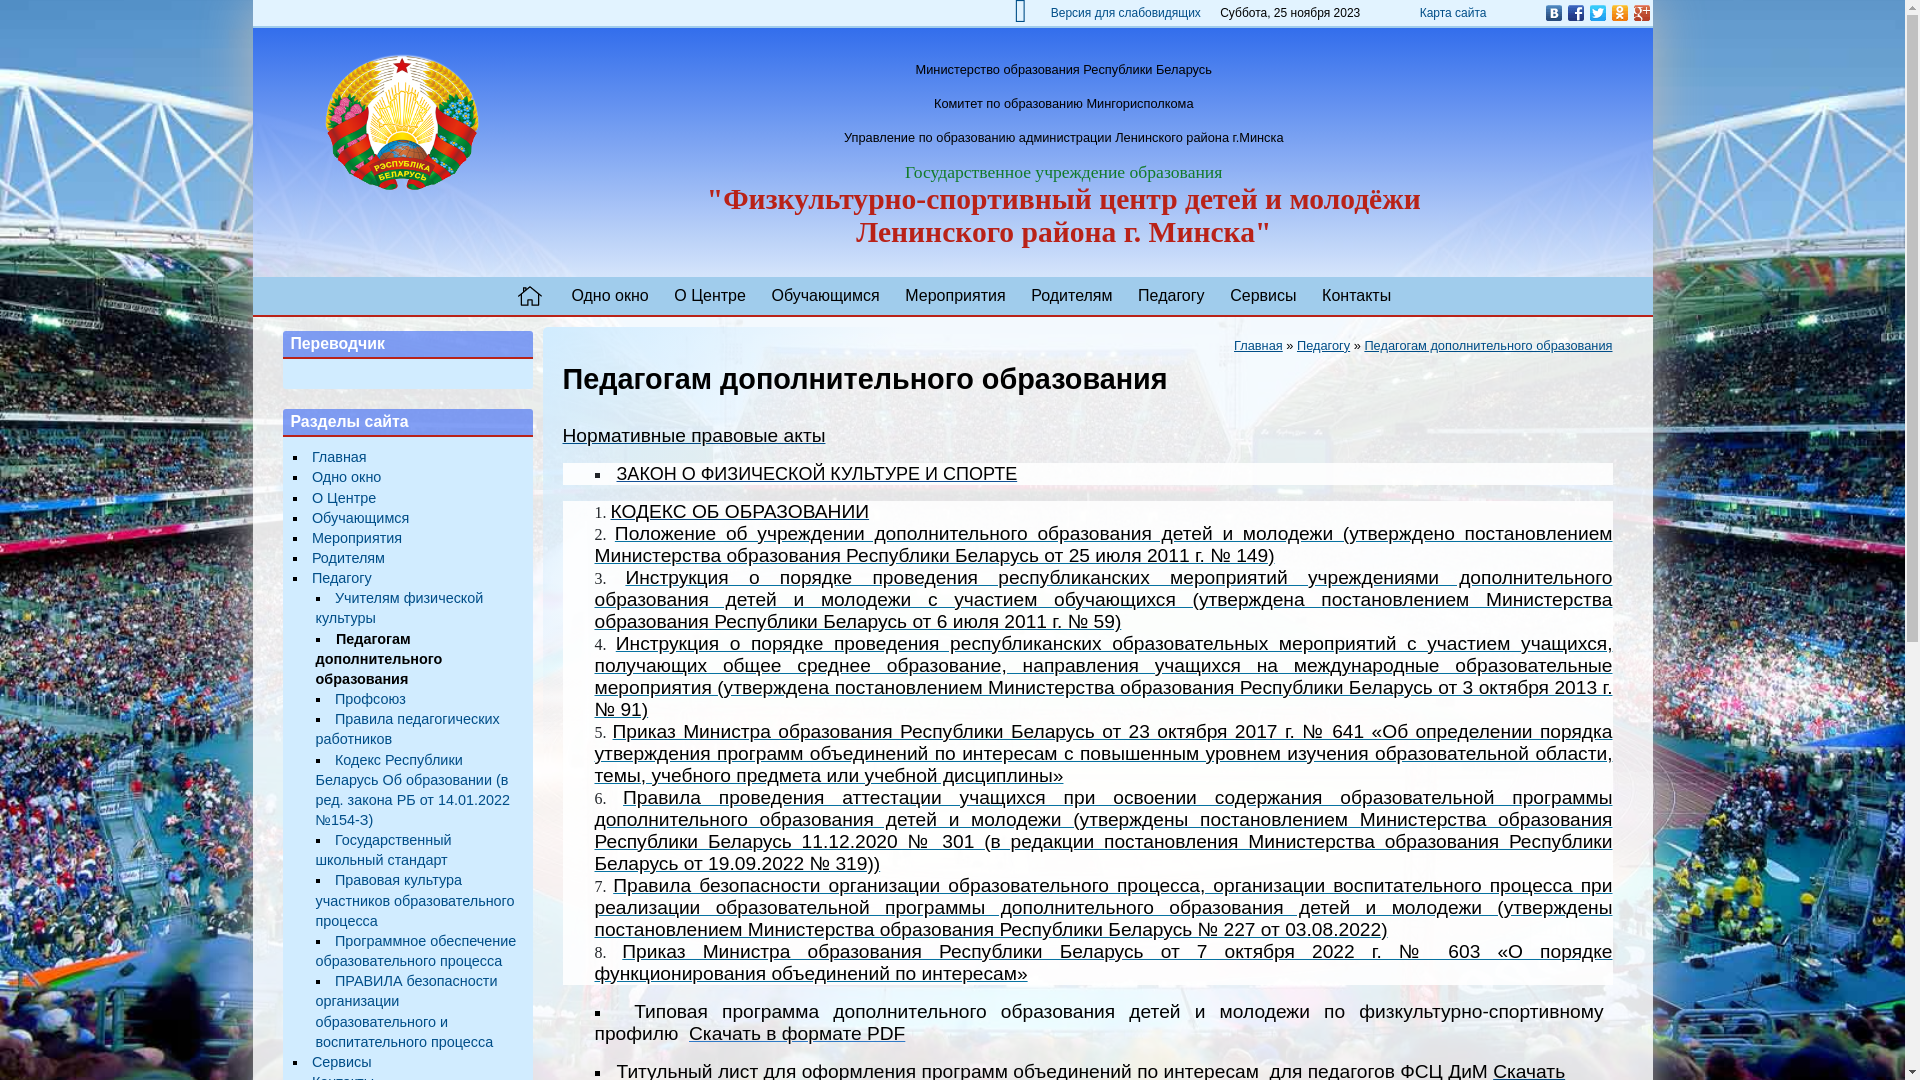 The image size is (1920, 1080). What do you see at coordinates (1630, 12) in the screenshot?
I see `'Google Plus'` at bounding box center [1630, 12].